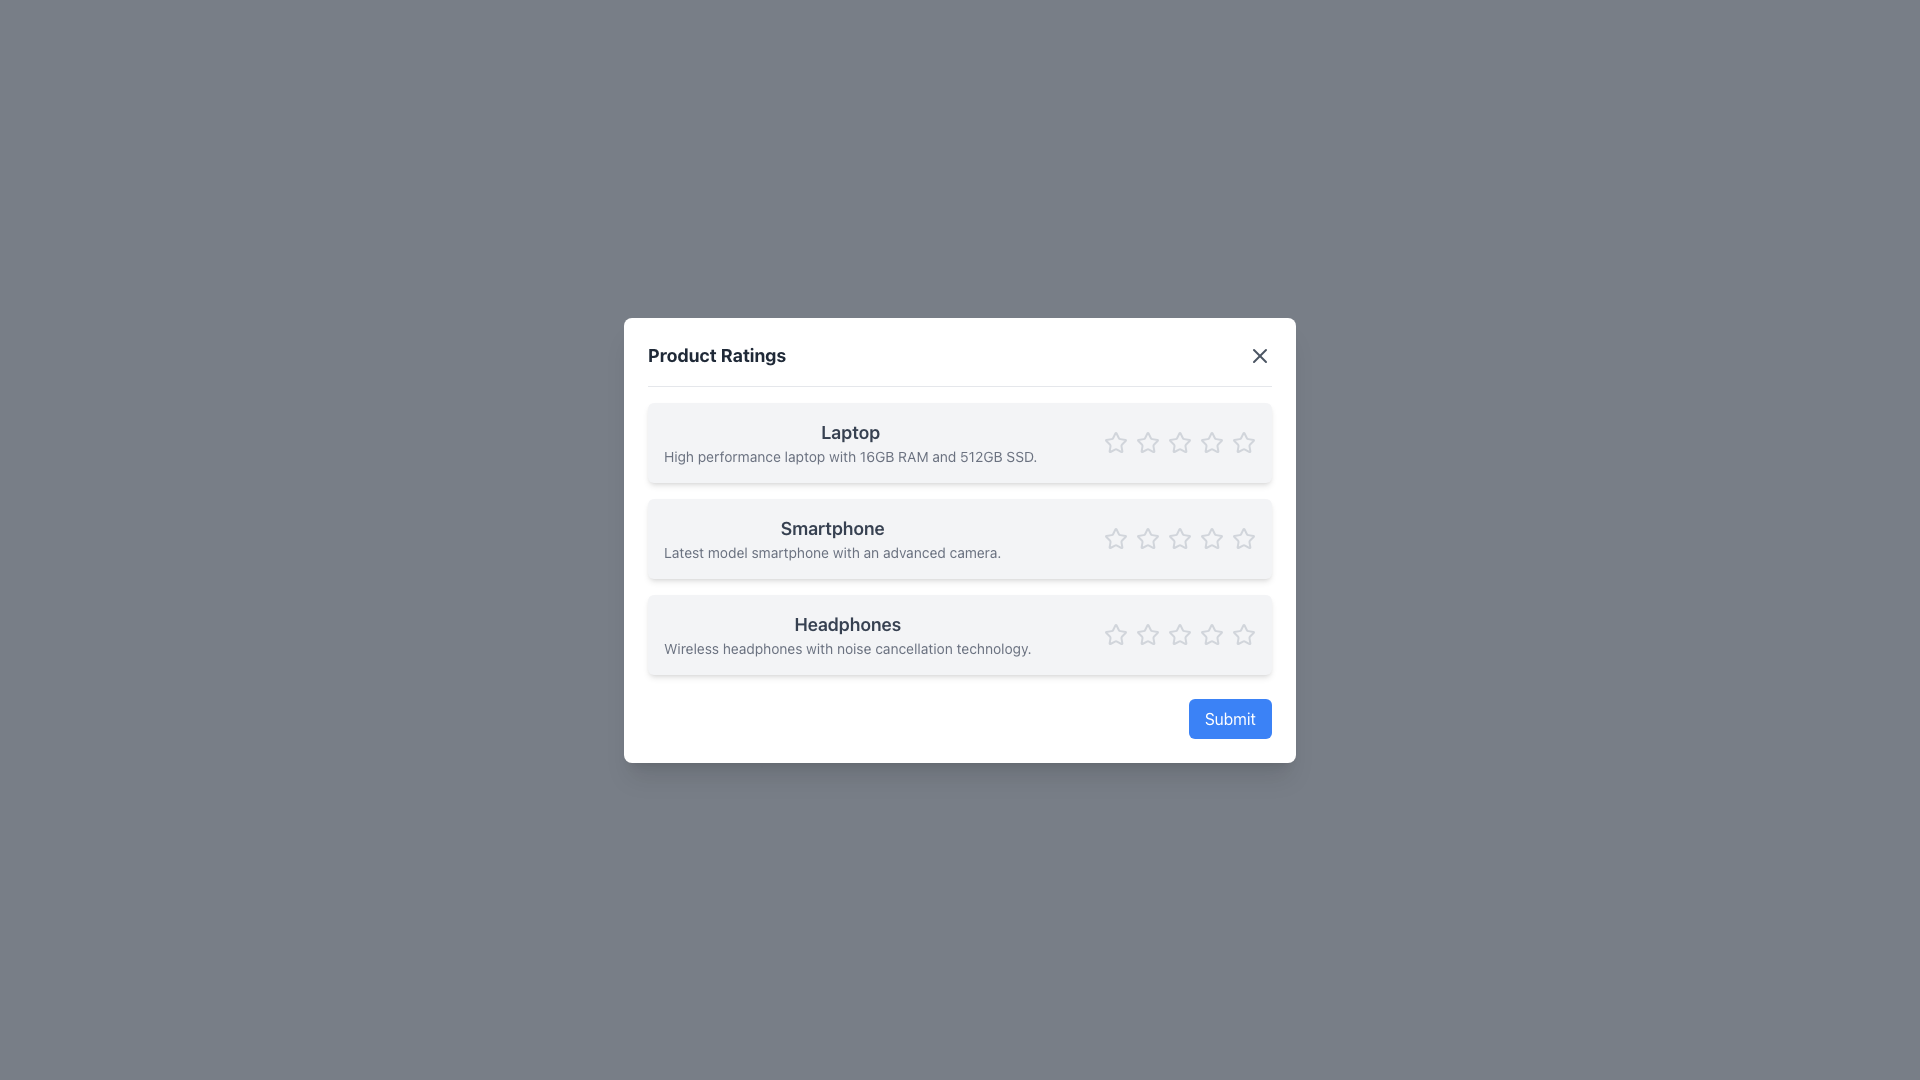  What do you see at coordinates (1210, 634) in the screenshot?
I see `the third star-shaped rating icon for the 'Headphones' product, which is outlined and located at the right edge of the rating row` at bounding box center [1210, 634].